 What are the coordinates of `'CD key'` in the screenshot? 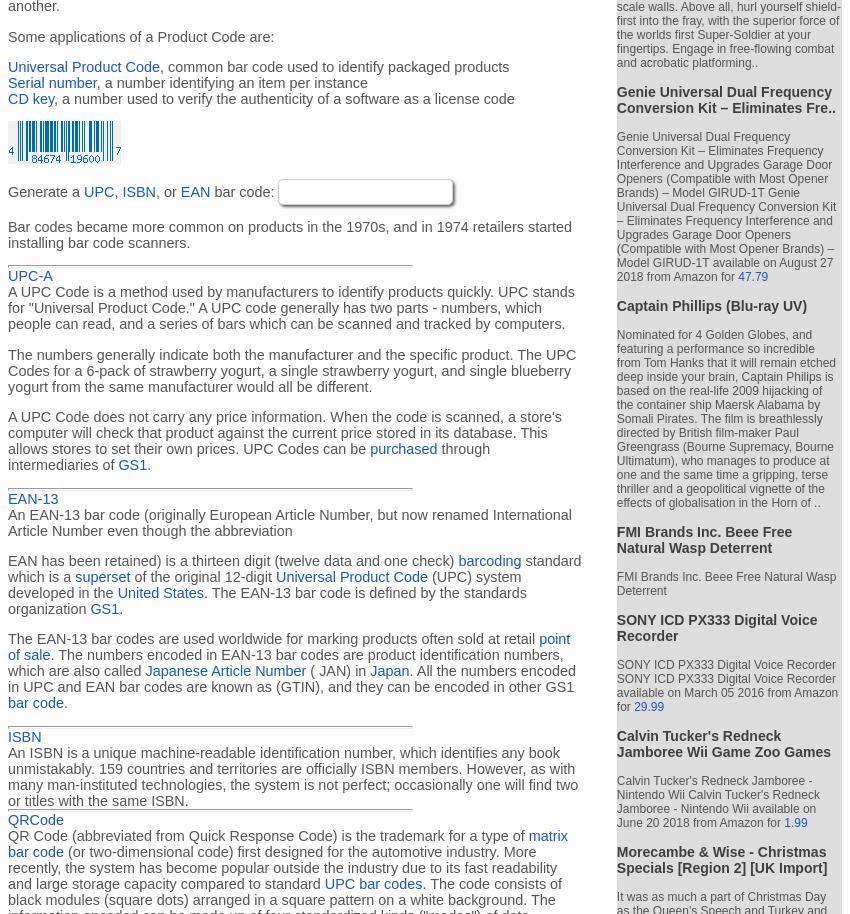 It's located at (6, 97).